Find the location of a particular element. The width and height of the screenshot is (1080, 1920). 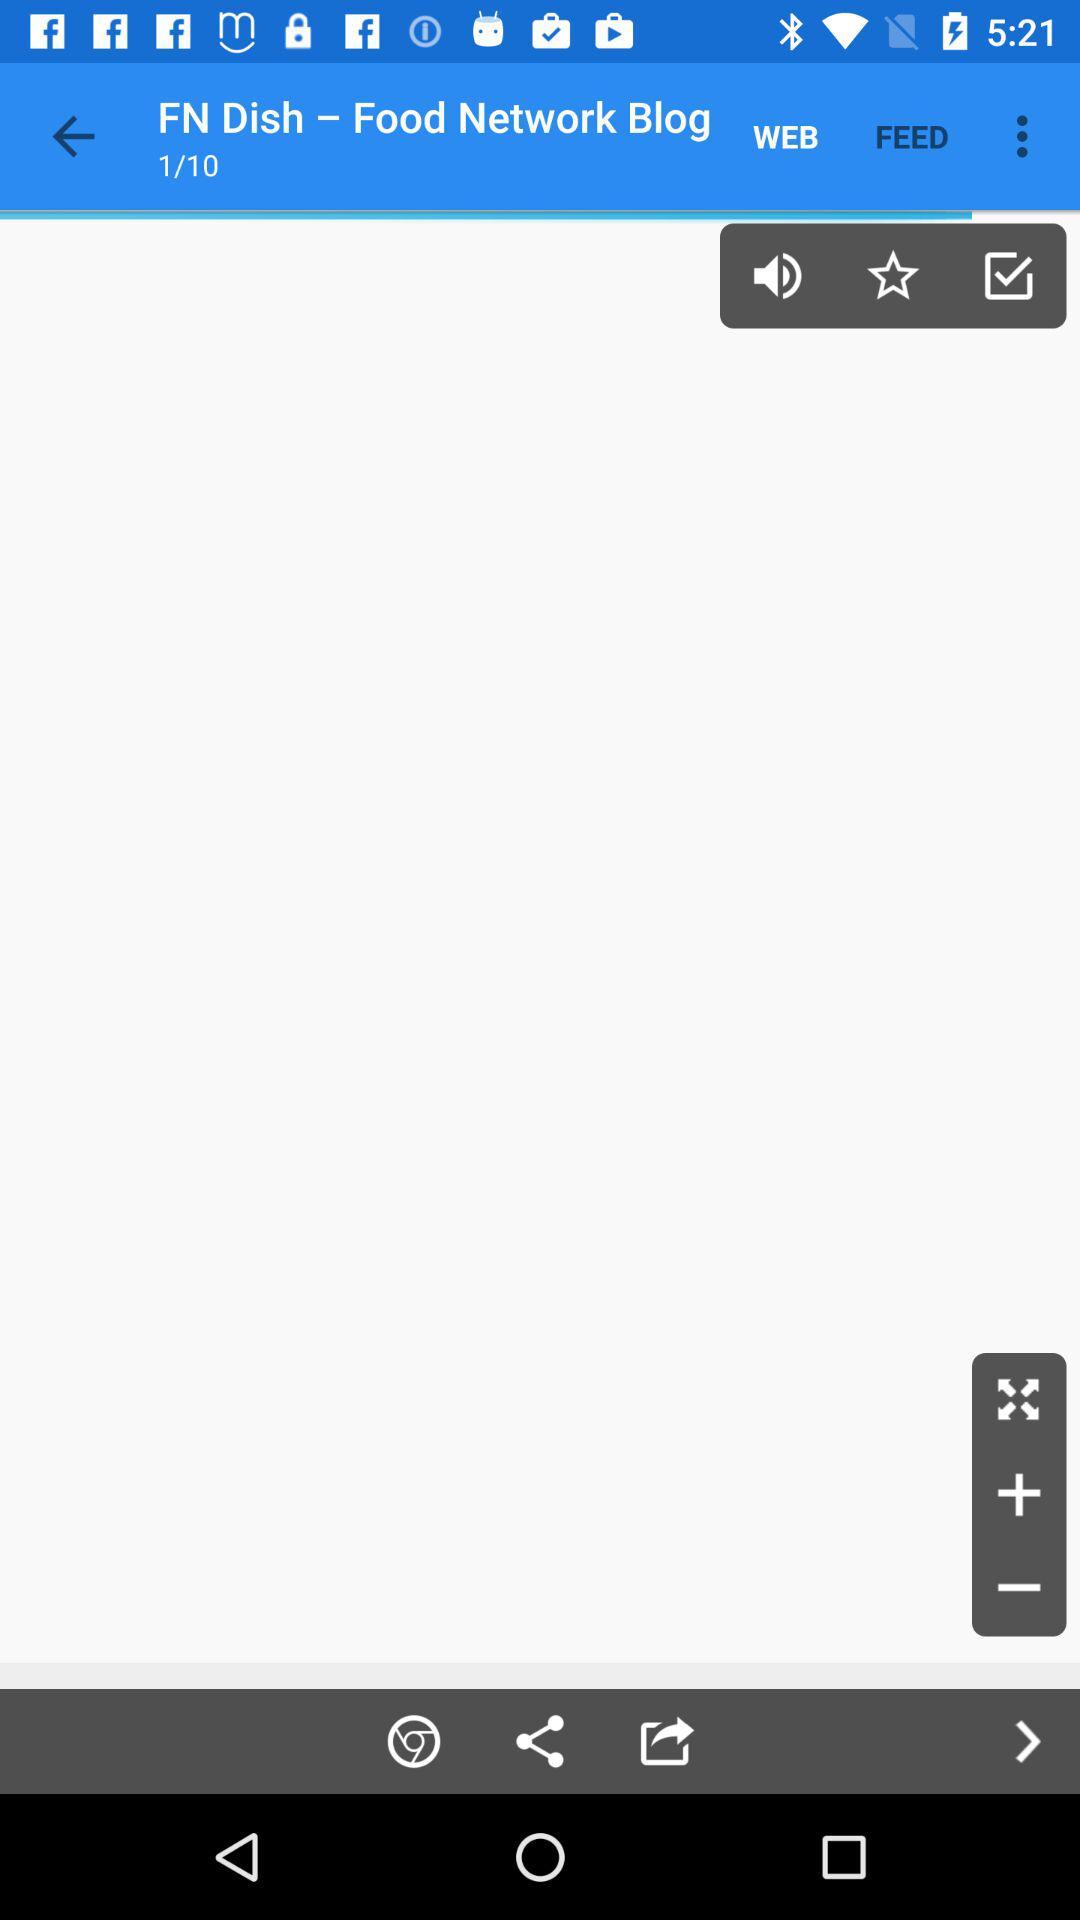

item next to feed item is located at coordinates (785, 135).